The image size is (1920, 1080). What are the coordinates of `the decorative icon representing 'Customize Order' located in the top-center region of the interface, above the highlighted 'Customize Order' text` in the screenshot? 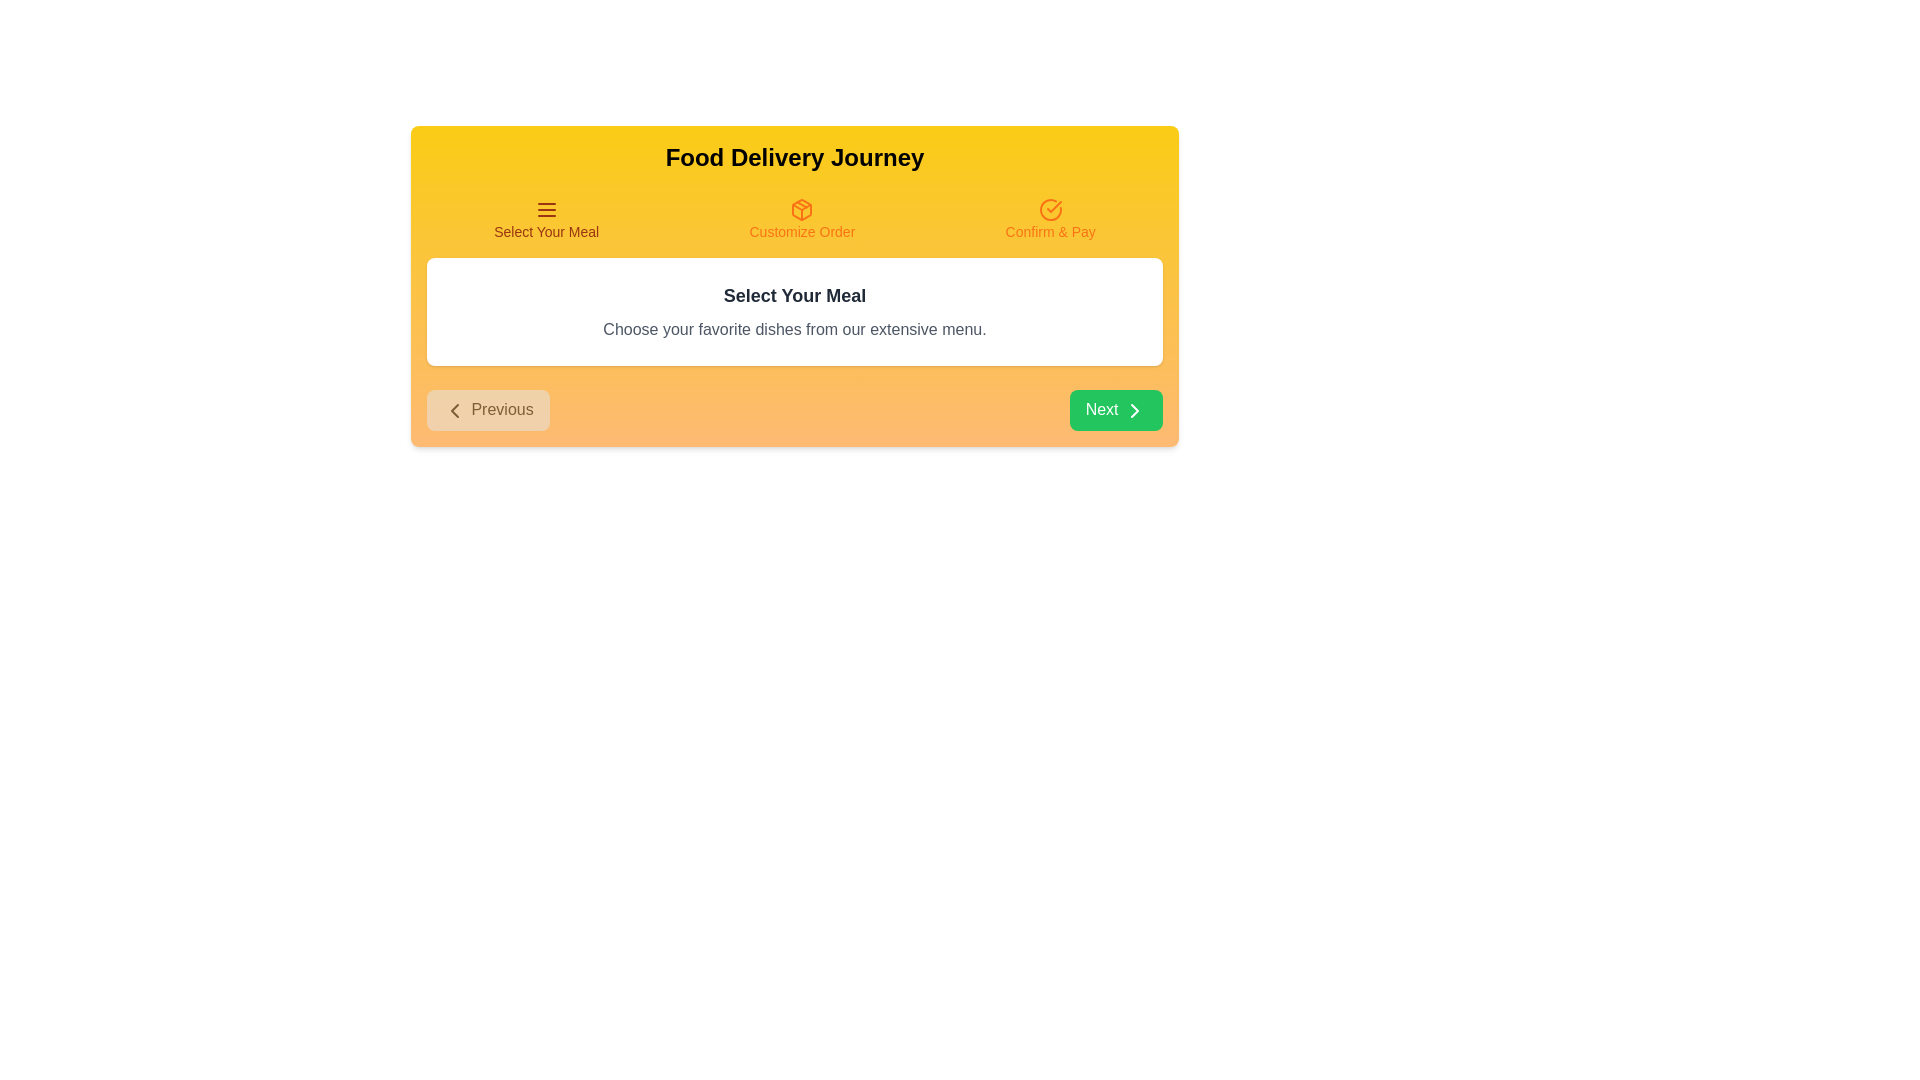 It's located at (802, 209).